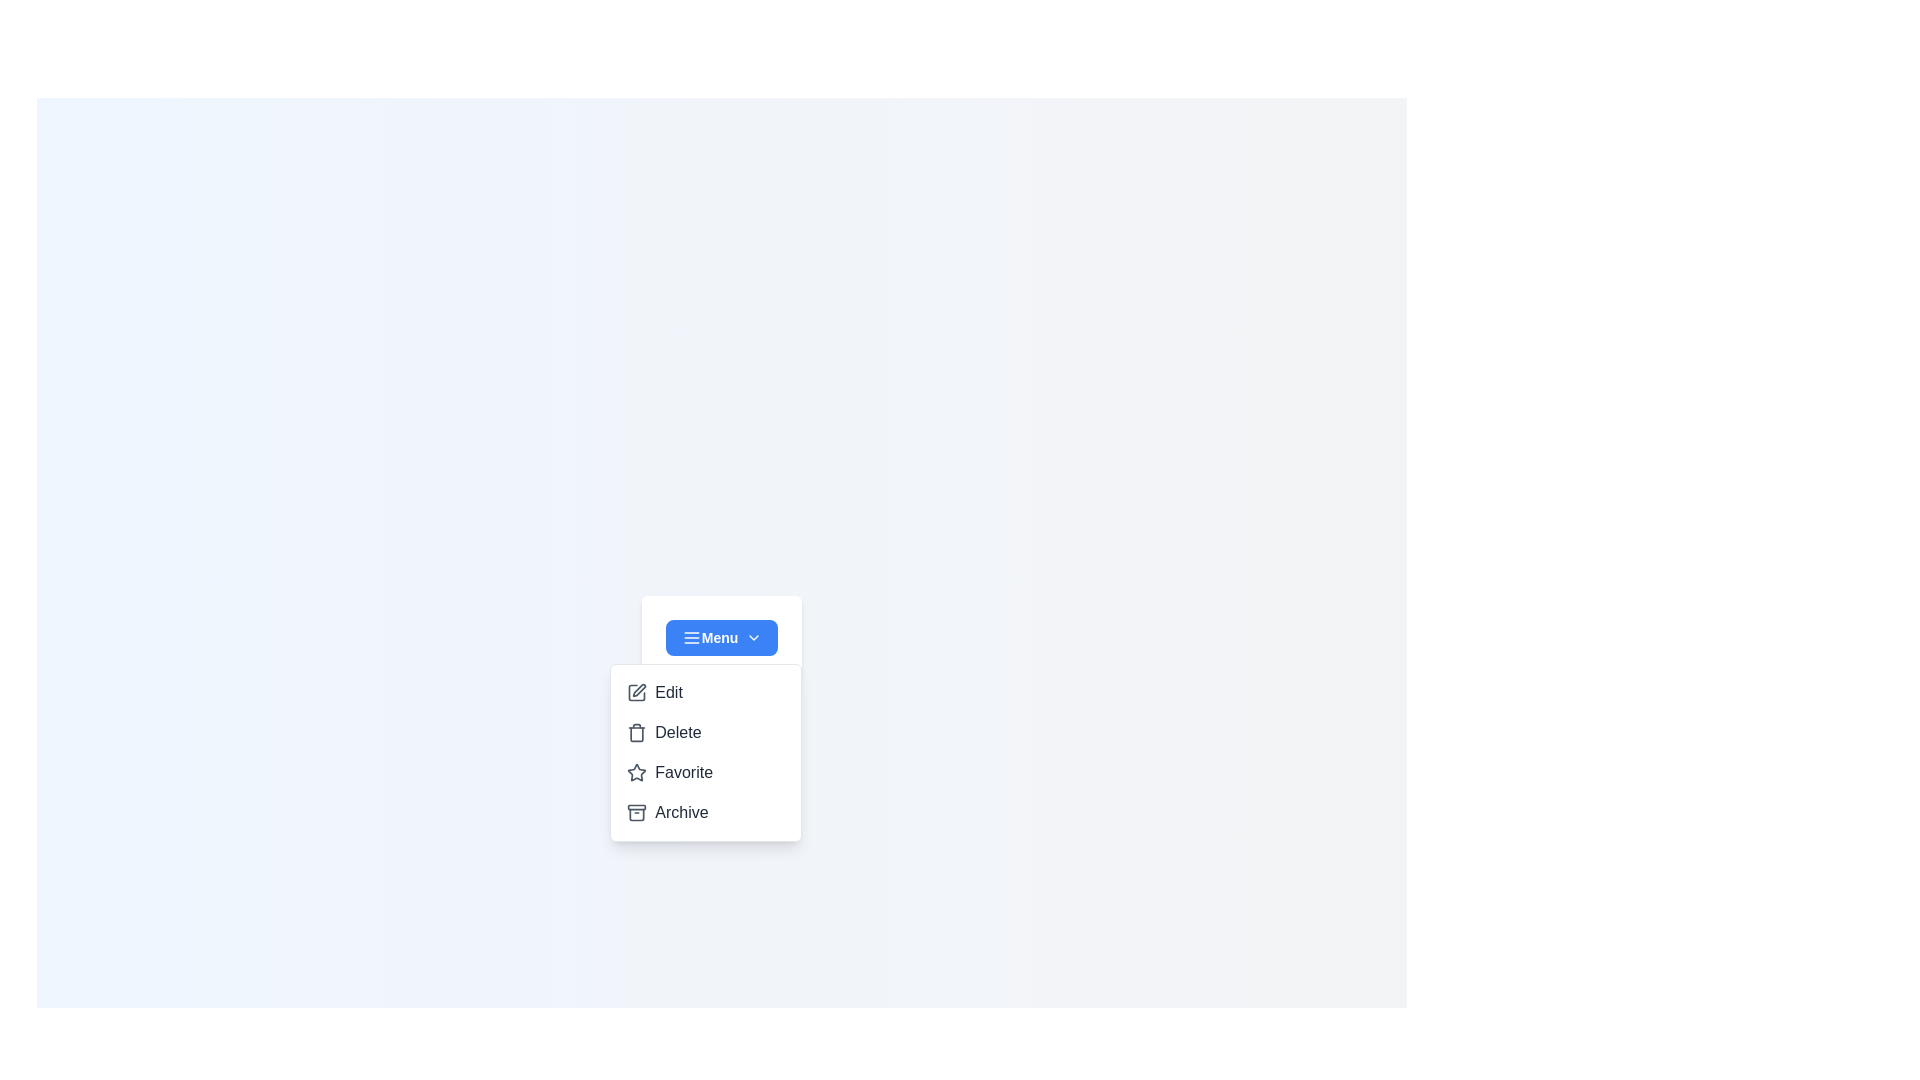  Describe the element at coordinates (706, 813) in the screenshot. I see `the menu item Archive` at that location.